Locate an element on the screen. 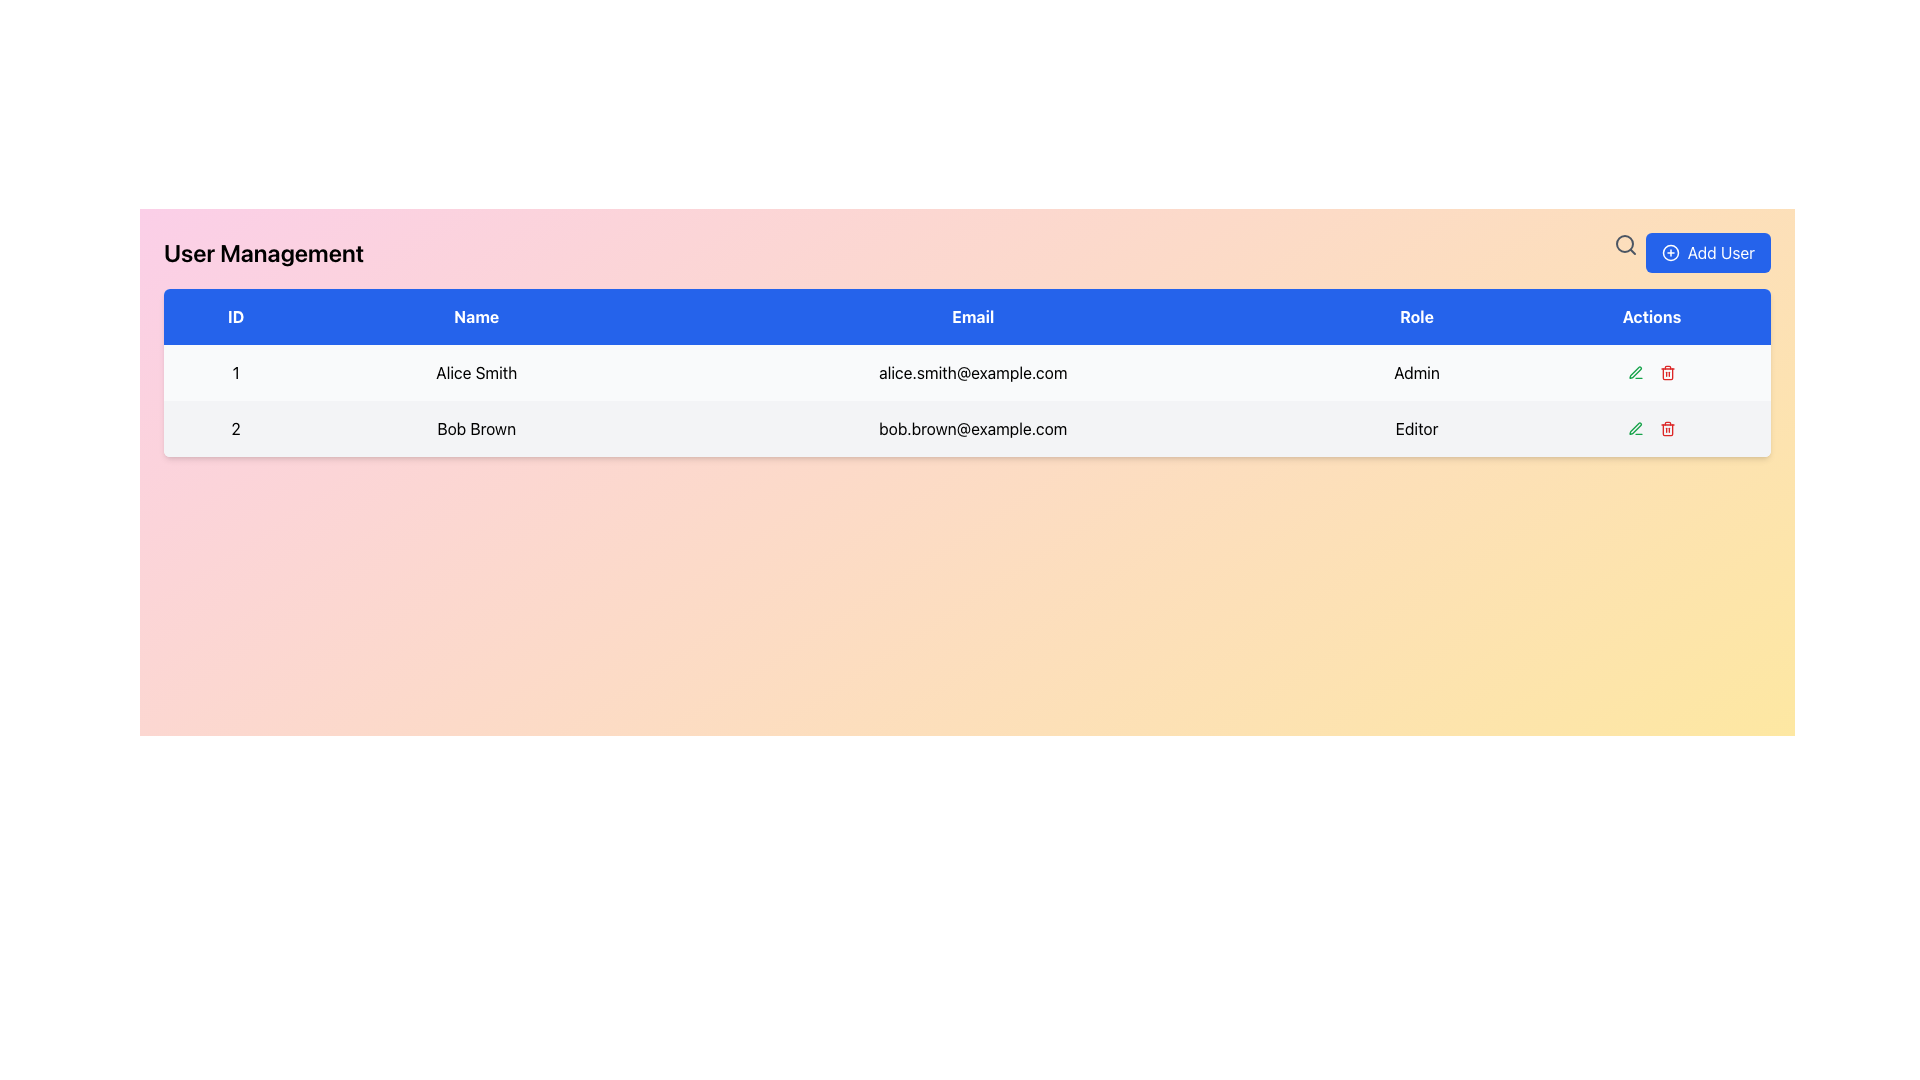 The width and height of the screenshot is (1920, 1080). the static text field displaying the role 'Editor' in the second row of the table, which is centered within its cell and aligned with other roles in the same column is located at coordinates (1415, 427).